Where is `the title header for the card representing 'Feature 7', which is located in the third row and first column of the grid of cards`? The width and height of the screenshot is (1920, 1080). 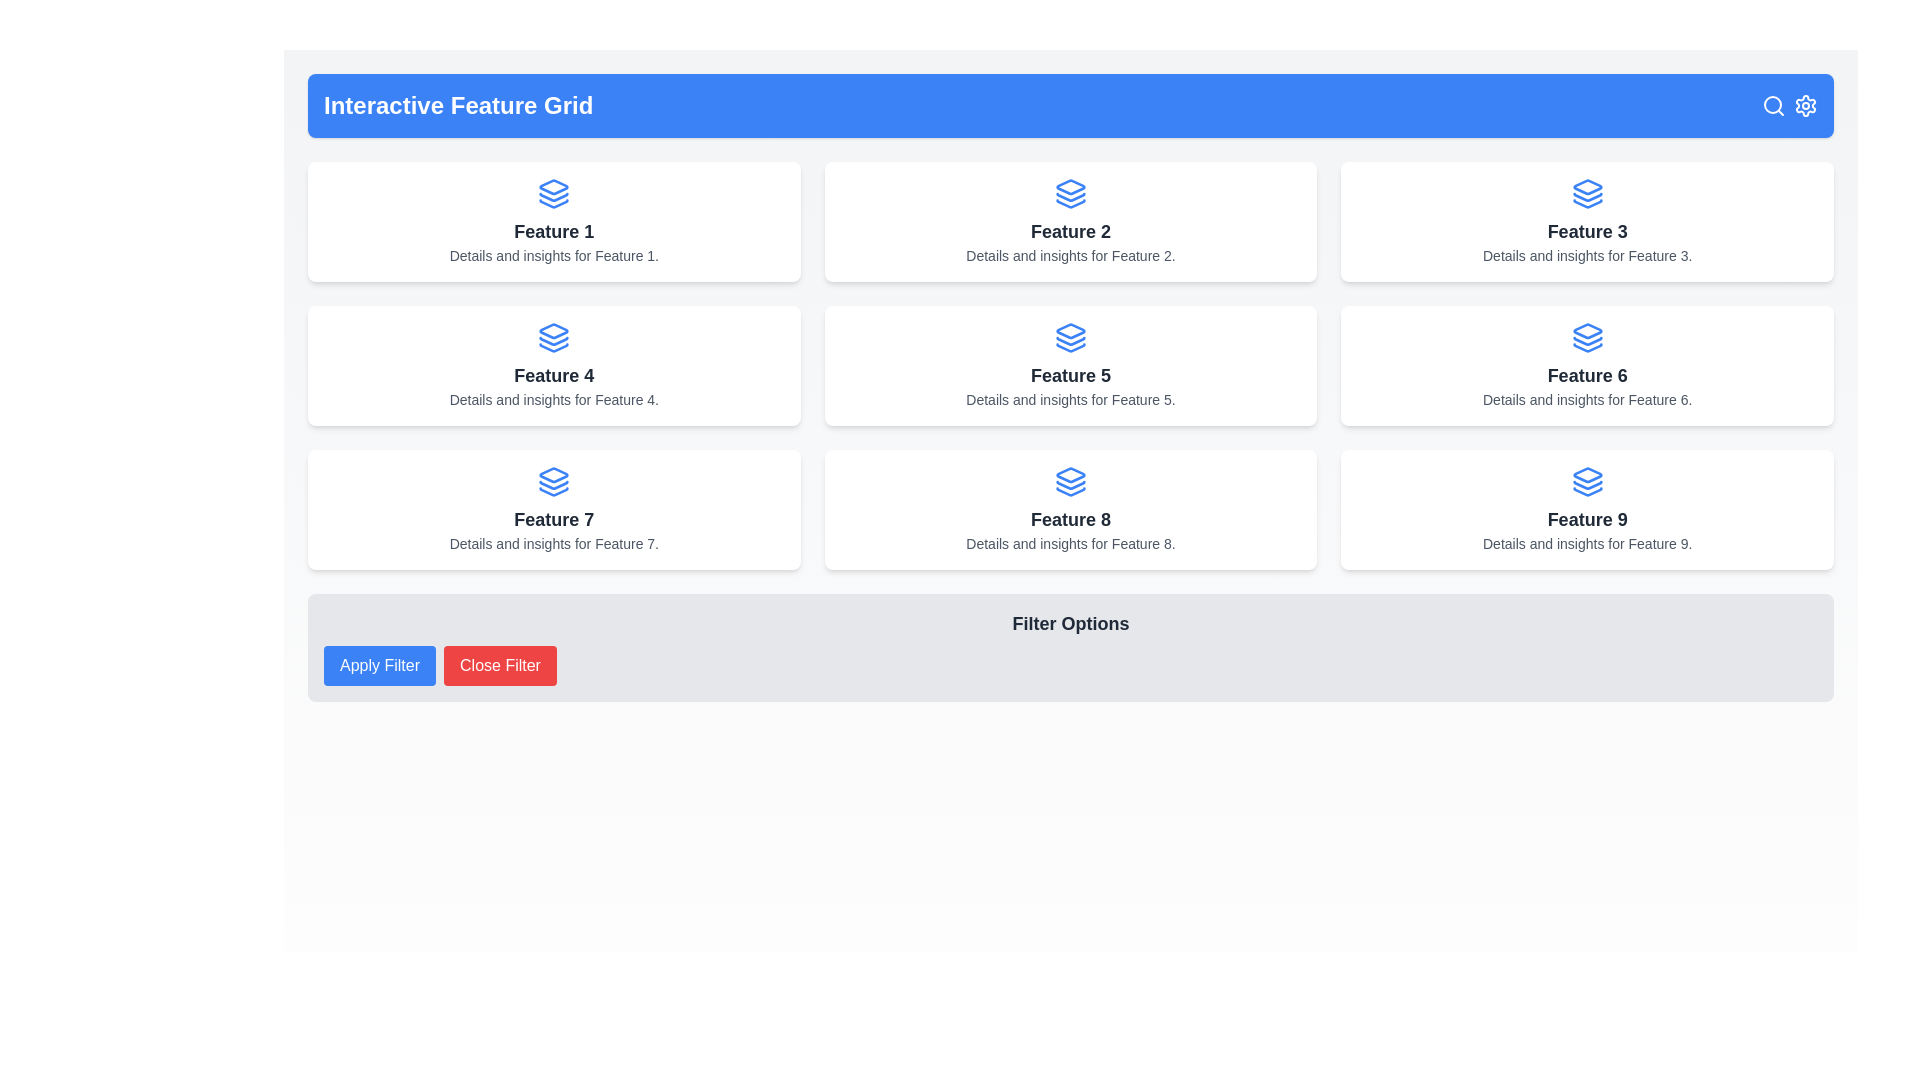 the title header for the card representing 'Feature 7', which is located in the third row and first column of the grid of cards is located at coordinates (554, 519).